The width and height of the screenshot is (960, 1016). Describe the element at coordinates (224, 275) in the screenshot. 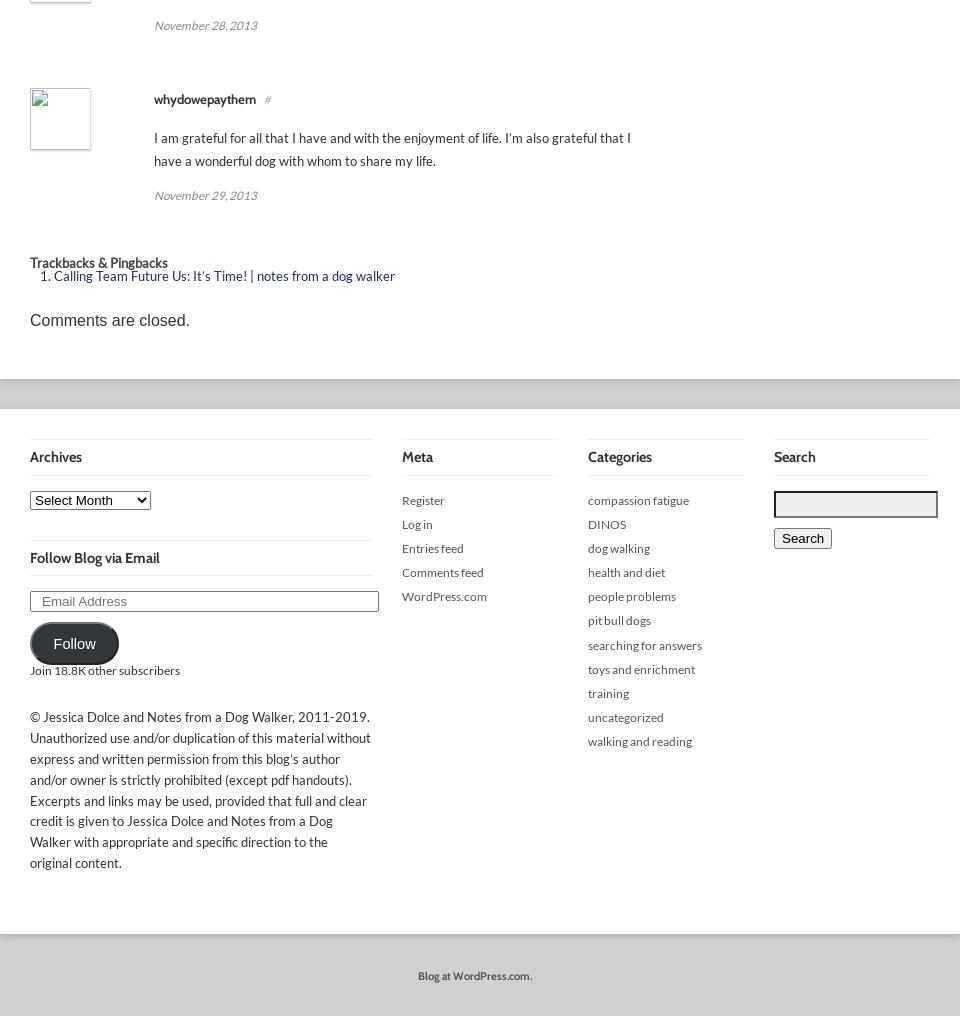

I see `'Calling Team Future Us: It’s Time! | notes from a dog walker'` at that location.